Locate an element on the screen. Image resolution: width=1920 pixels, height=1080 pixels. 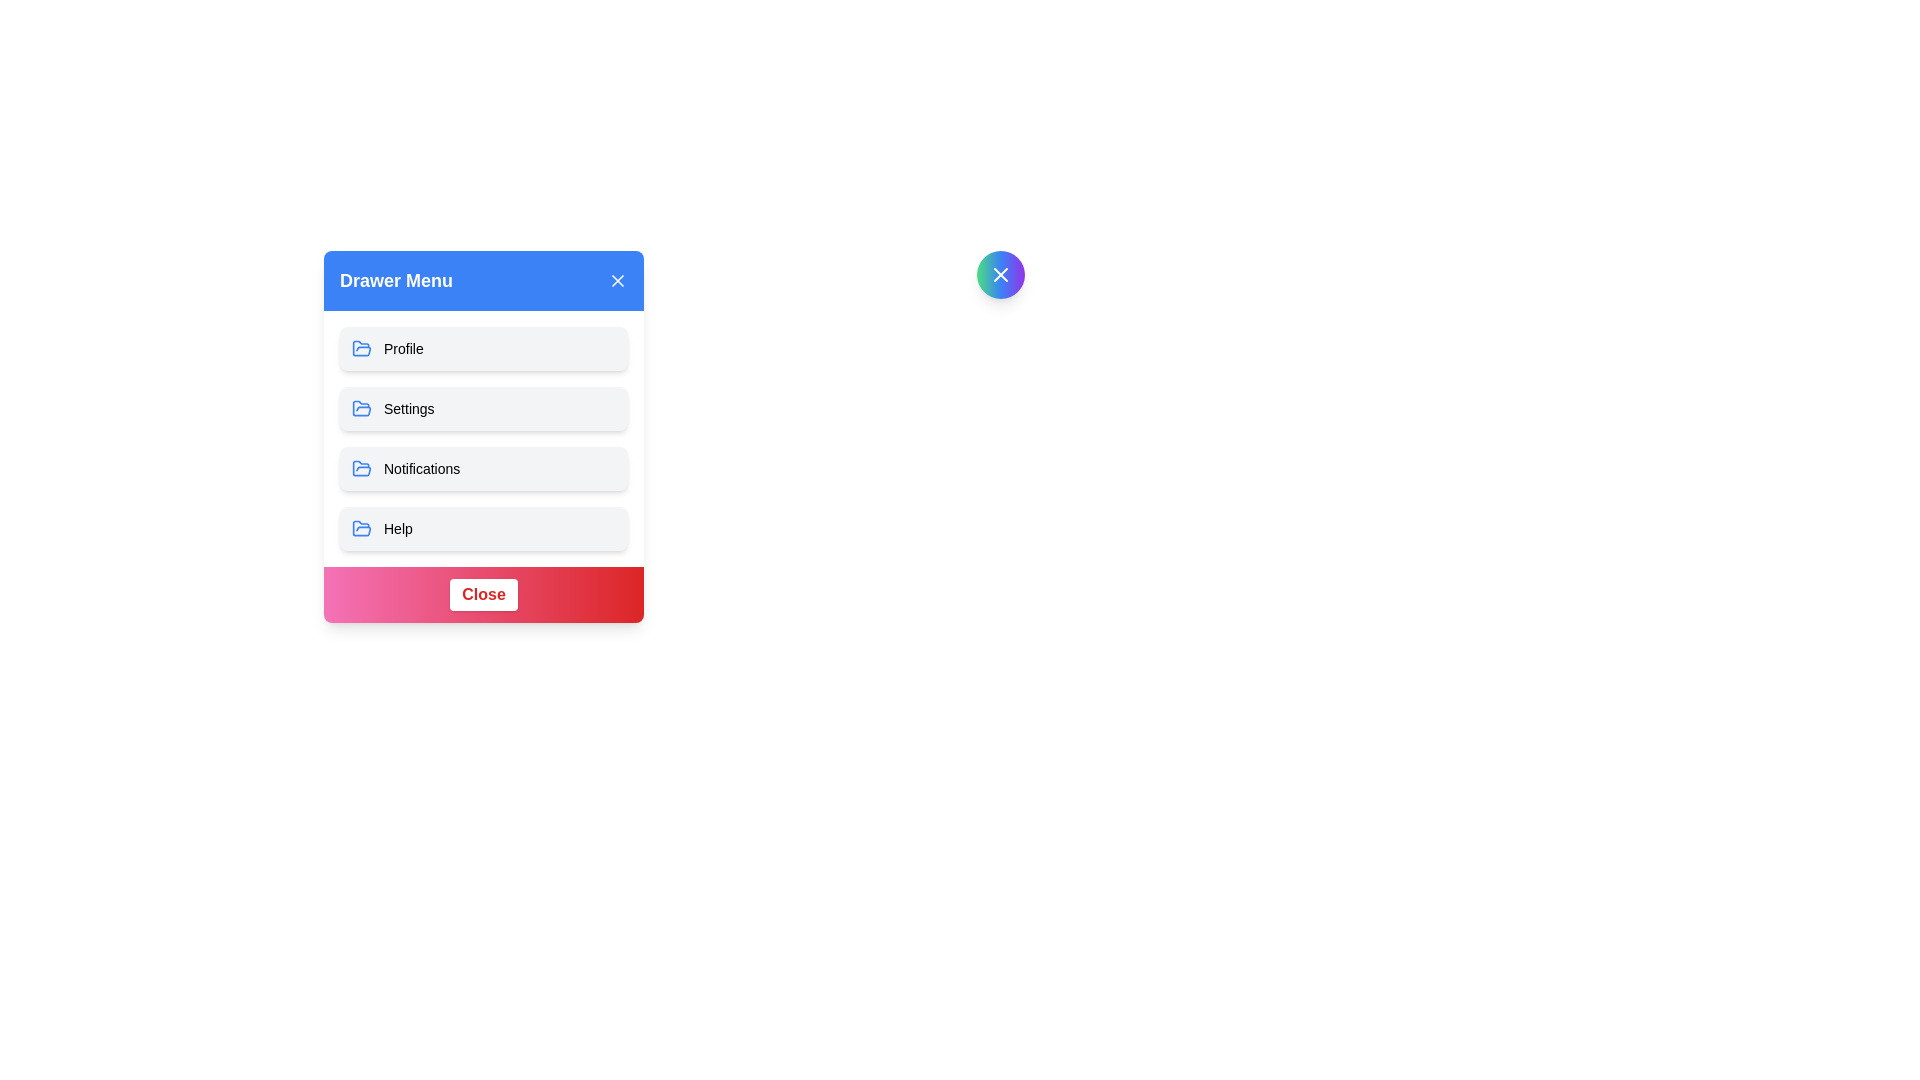
the circular gradient button with a white 'X' icon is located at coordinates (1001, 274).